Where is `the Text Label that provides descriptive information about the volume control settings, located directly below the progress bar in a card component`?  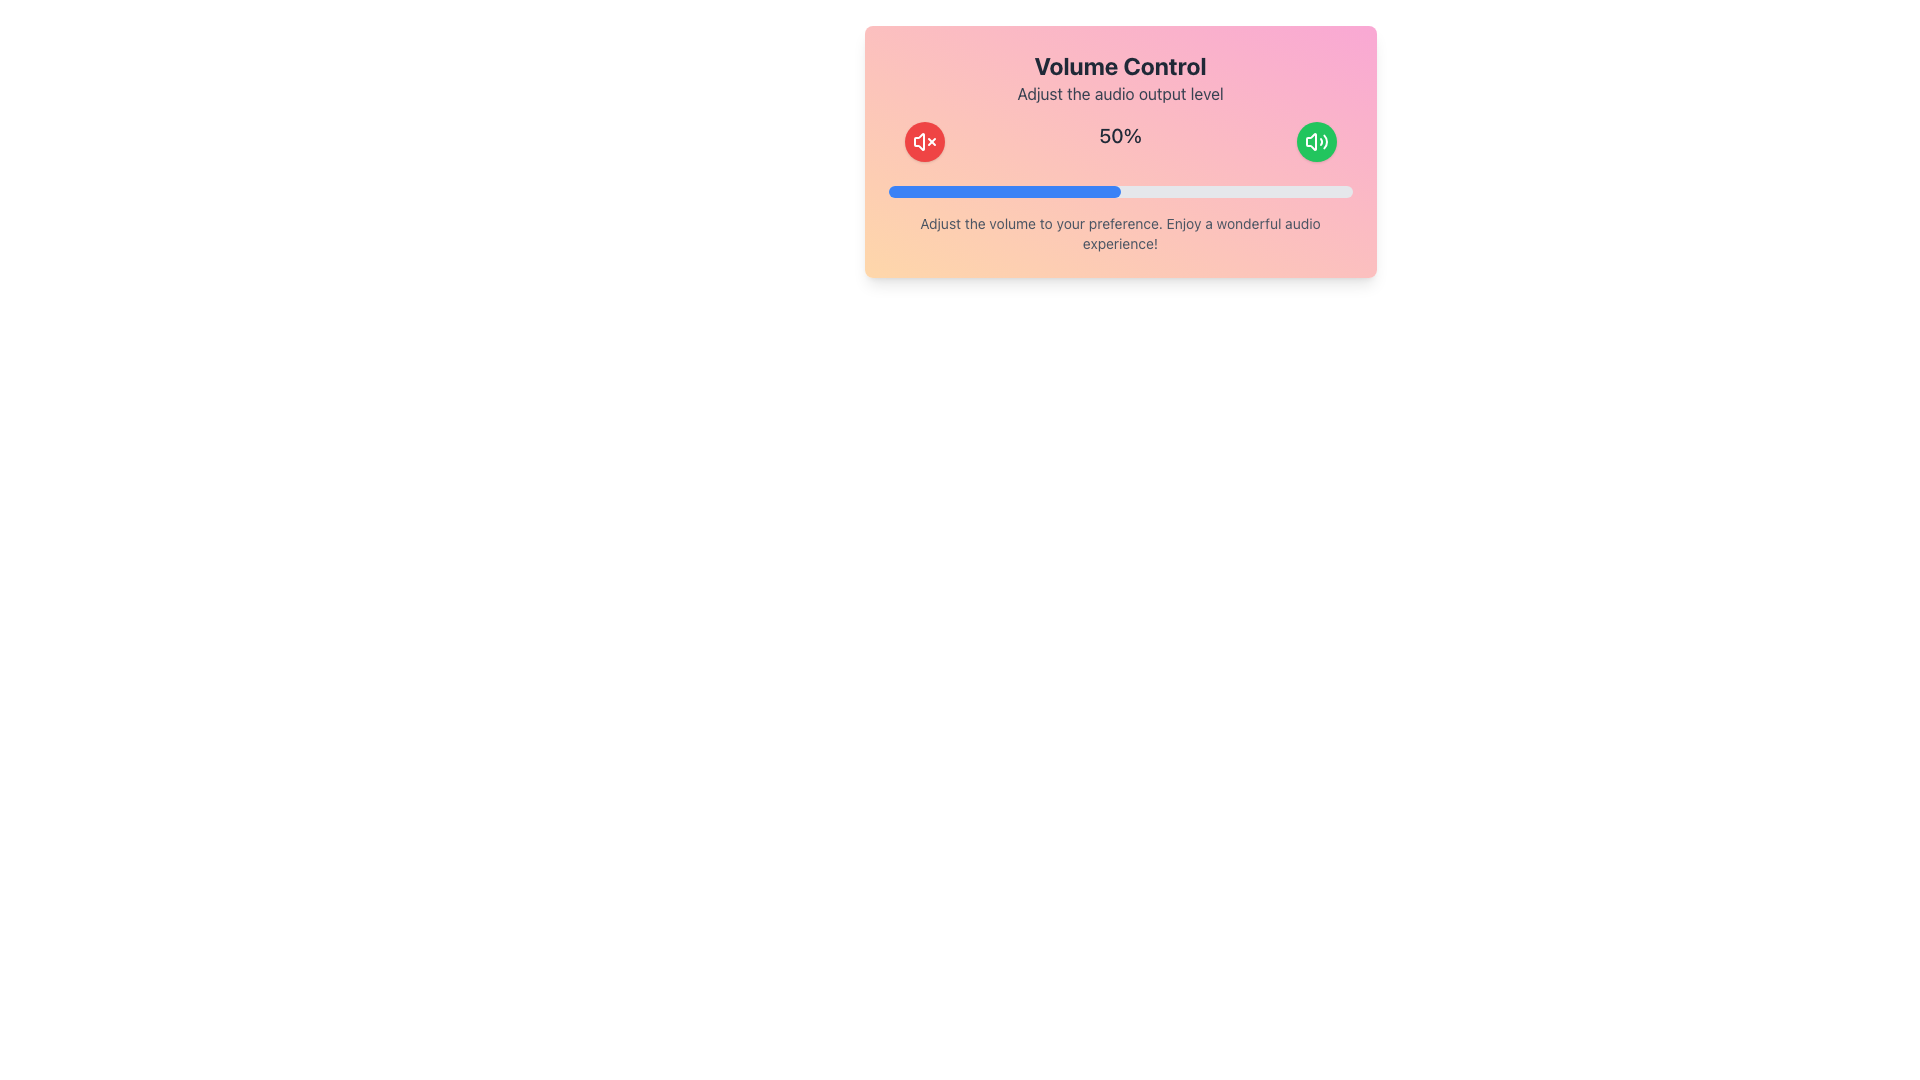
the Text Label that provides descriptive information about the volume control settings, located directly below the progress bar in a card component is located at coordinates (1120, 225).